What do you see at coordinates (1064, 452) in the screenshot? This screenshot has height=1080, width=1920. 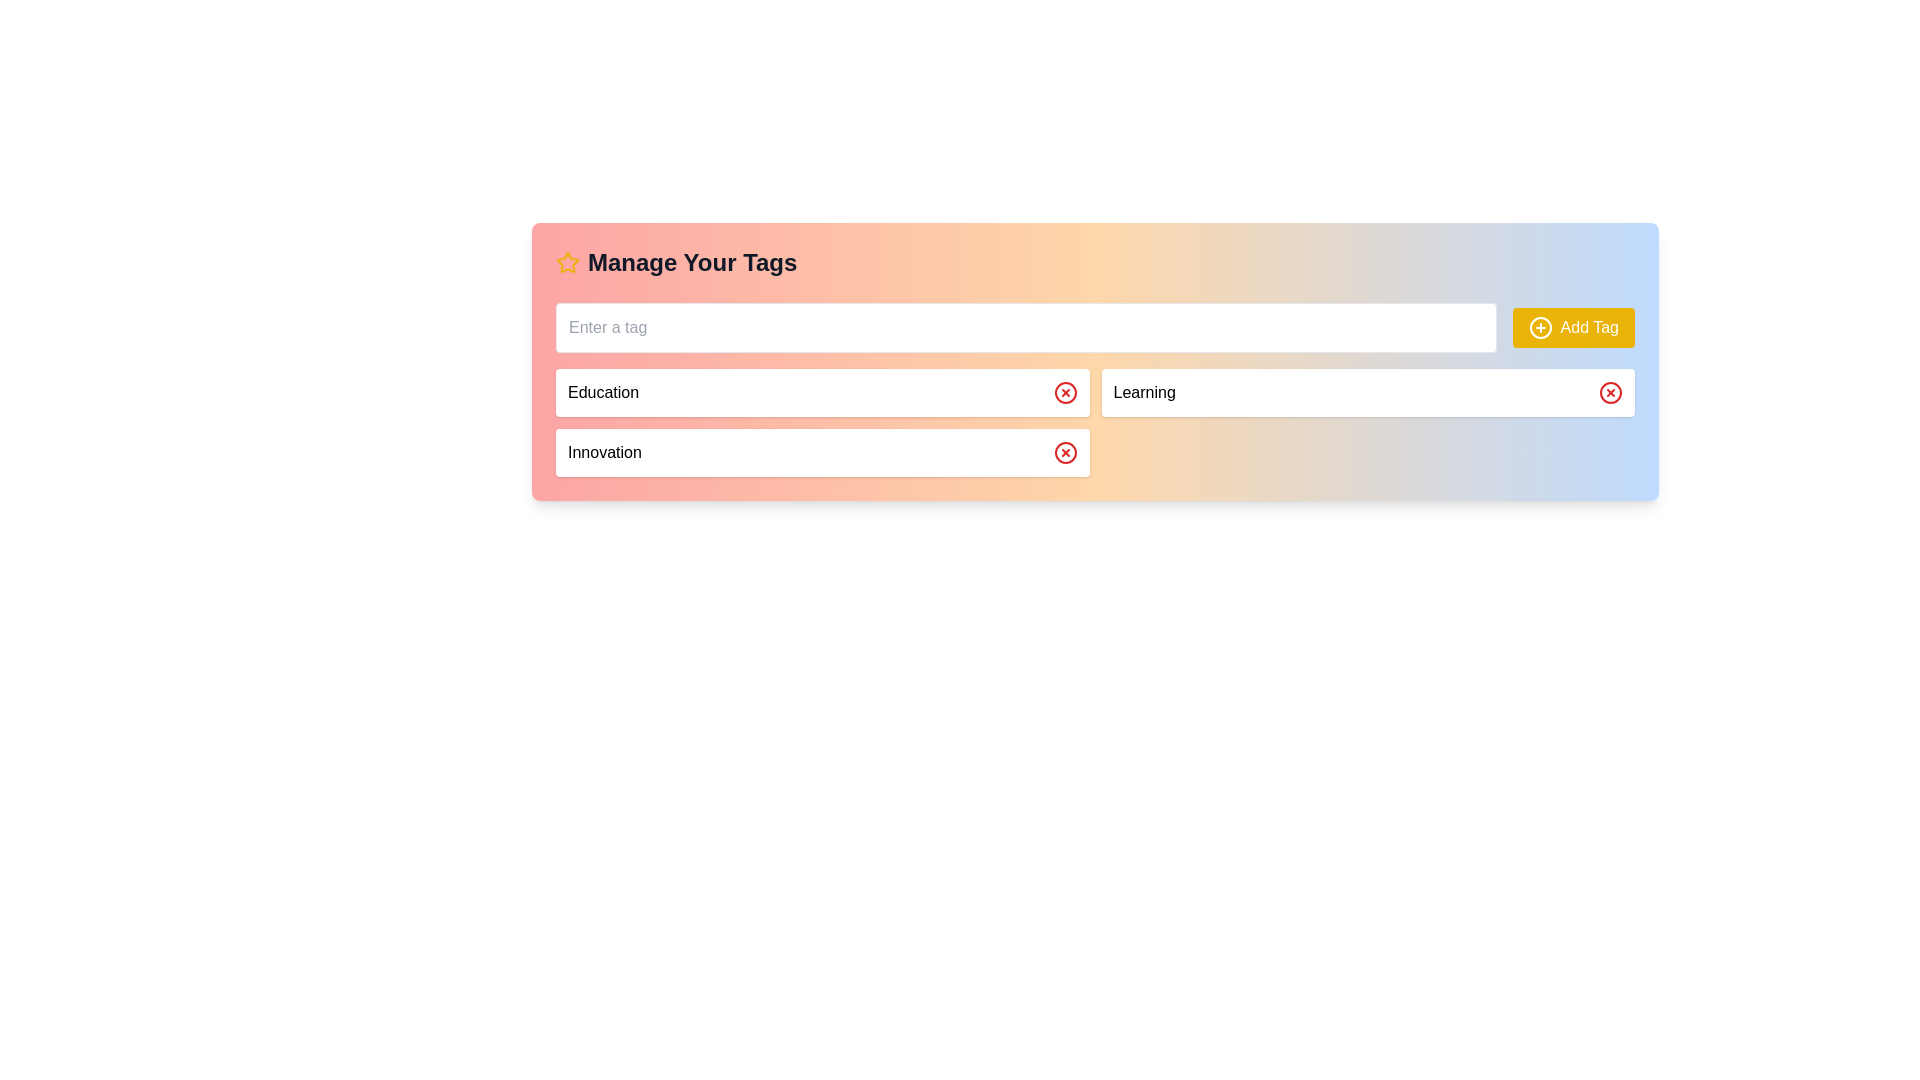 I see `the 'remove' icon button located in the top-right corner of the input field within the 'Manage Your Tags' form` at bounding box center [1064, 452].